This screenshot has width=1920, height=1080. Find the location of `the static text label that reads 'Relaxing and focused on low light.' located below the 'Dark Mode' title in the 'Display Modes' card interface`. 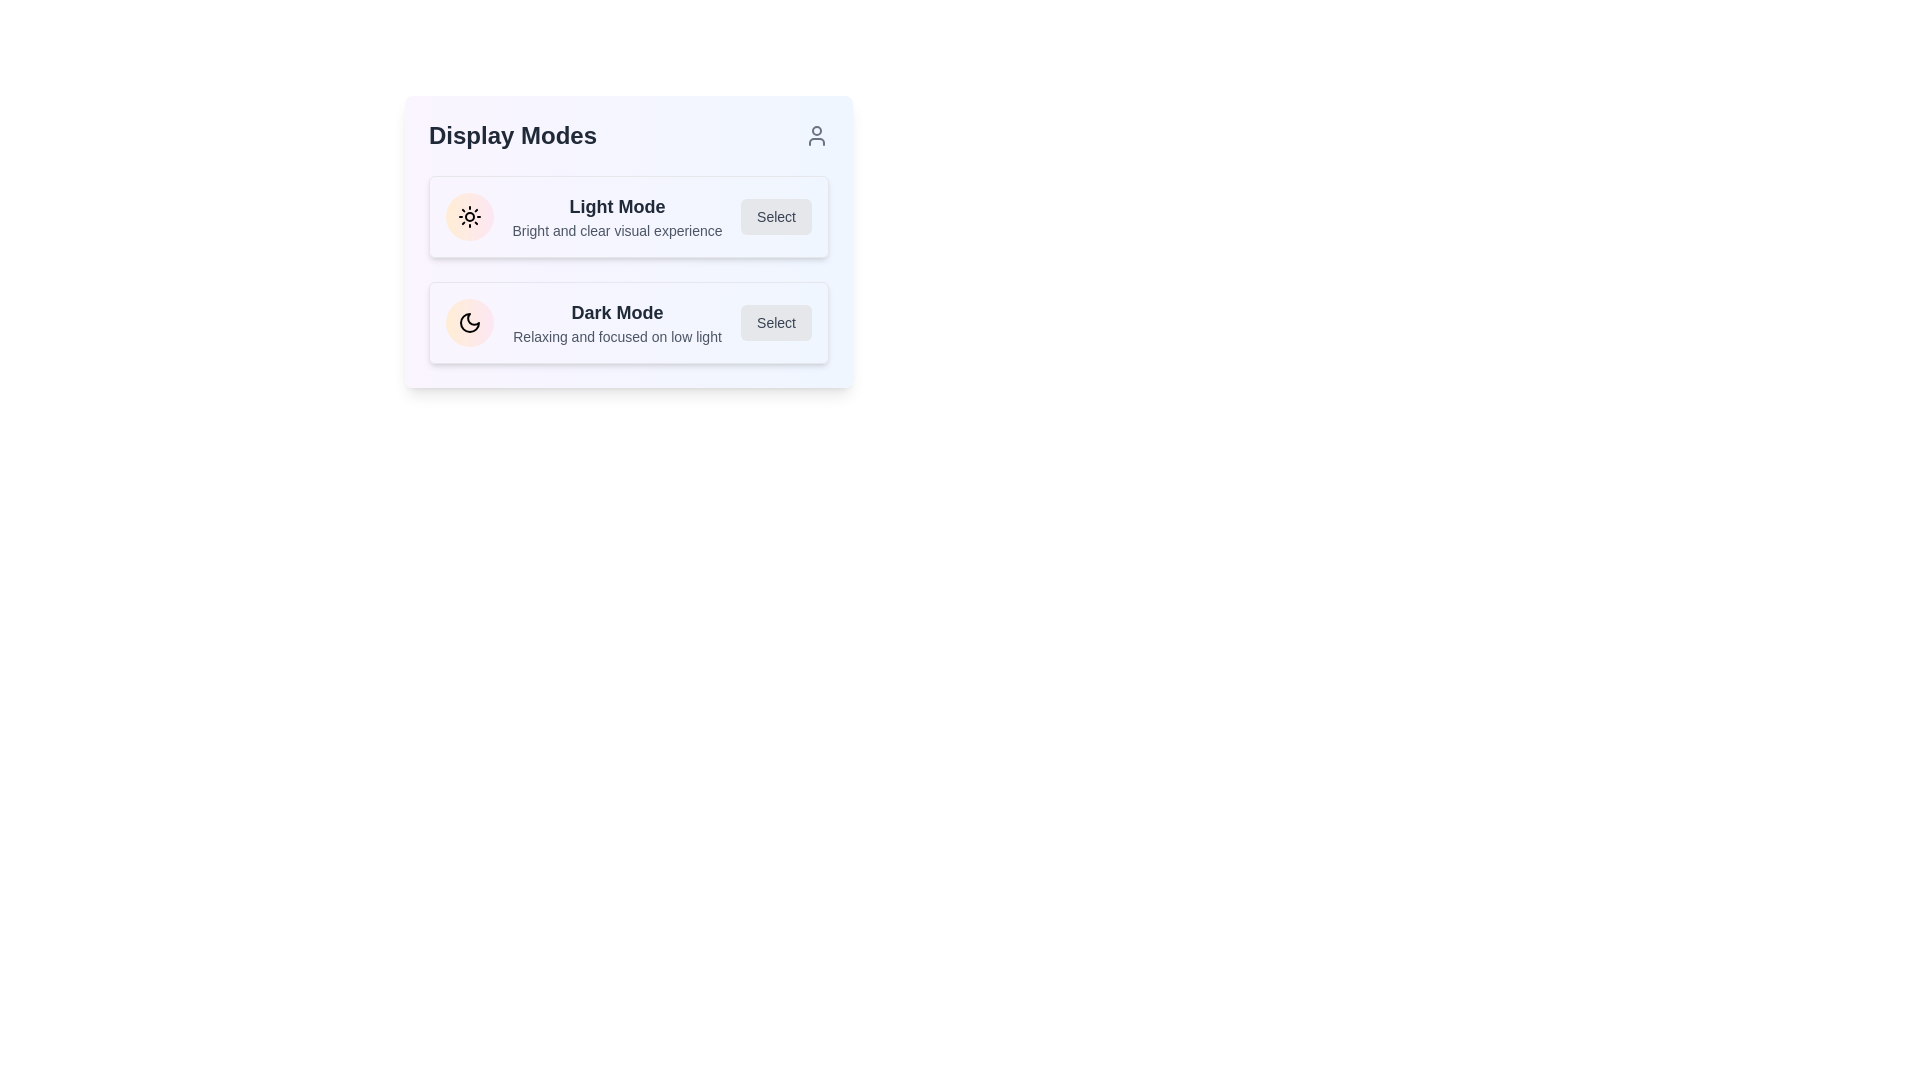

the static text label that reads 'Relaxing and focused on low light.' located below the 'Dark Mode' title in the 'Display Modes' card interface is located at coordinates (616, 335).